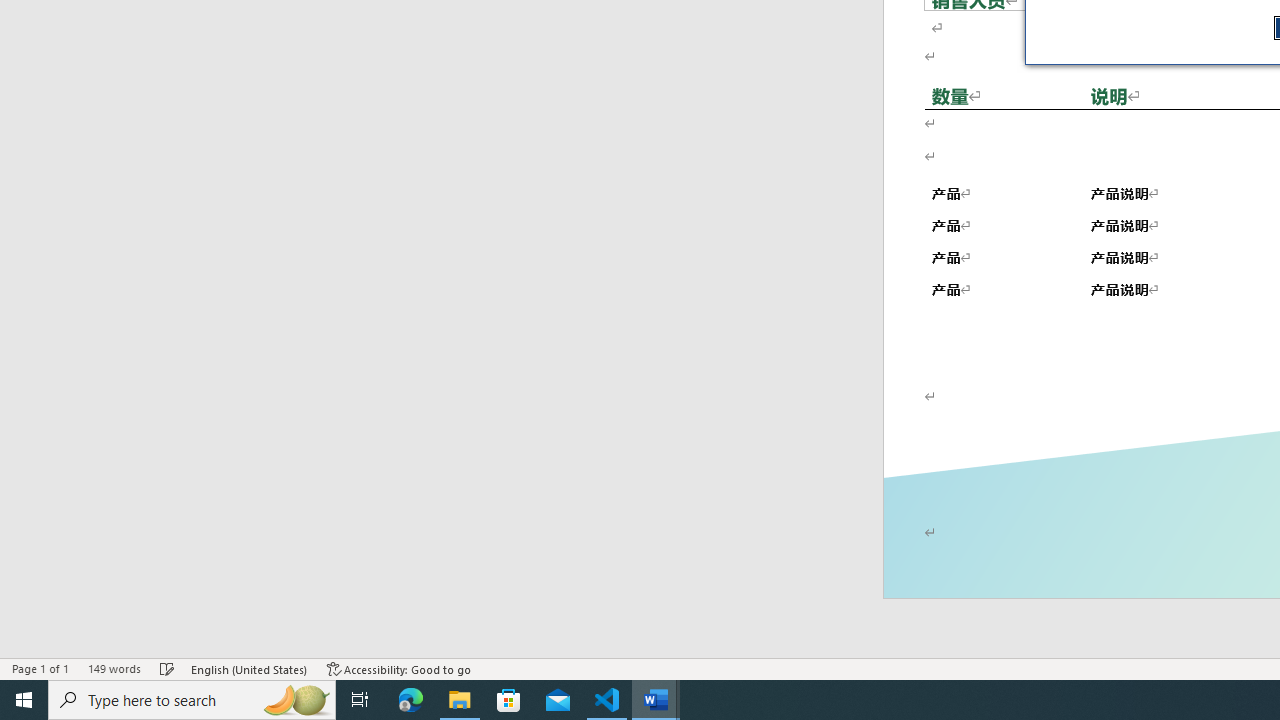  What do you see at coordinates (192, 698) in the screenshot?
I see `'Type here to search'` at bounding box center [192, 698].